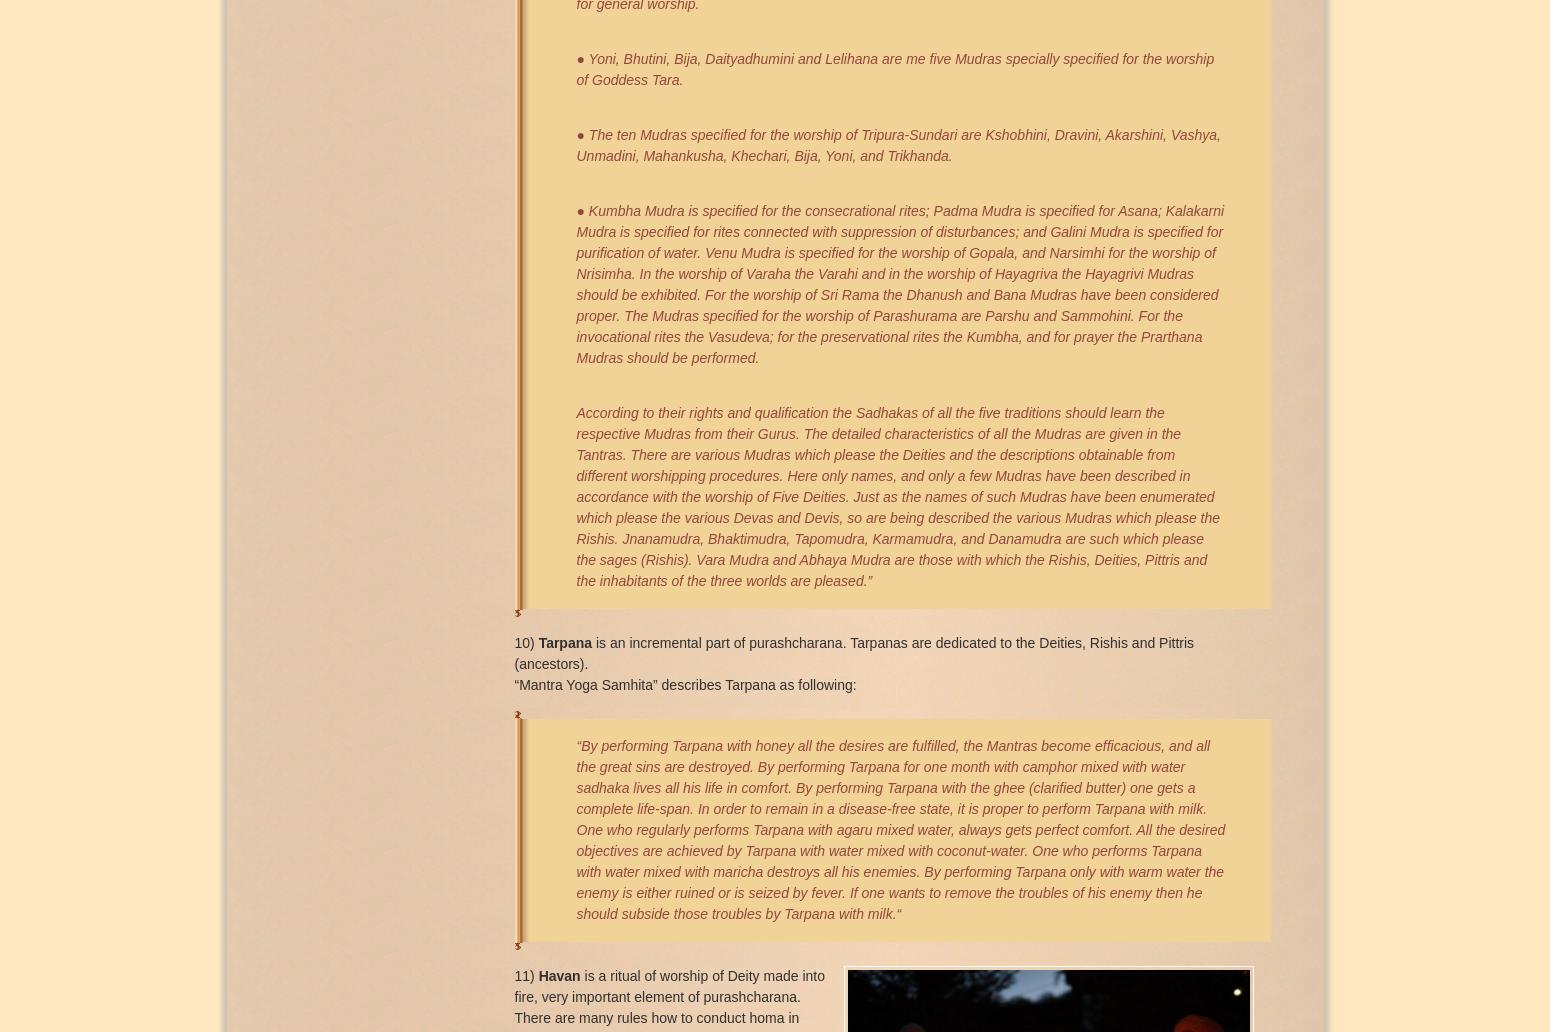  Describe the element at coordinates (898, 494) in the screenshot. I see `'According to their rights and qualiﬁcation the Sadhakas of all the ﬁve traditions should learn the respective Mudras from their Gurus. The detailed characteristics of all the Mudras are given in the Tantras. There are various Mudras which please the Deities and the descriptions obtainable from different worshipping procedures. Here only names, and only a few Mudras have been described in accordance with the worship of Five Deities. Just as the names of such Mudras have been enumerated which please the various Devas and Devis, so are being described the various Mudras which please the Rishis. Jnanamudra, Bhaktimudra, Tapomudra, Karmamudra, and Danamudra are such which please the sages (Rishis). Vara Mudra and Abhaya Mudra are those with which the Rishis, Deities, Pittris and the inhabitants of the three worlds are pleased.”'` at that location.